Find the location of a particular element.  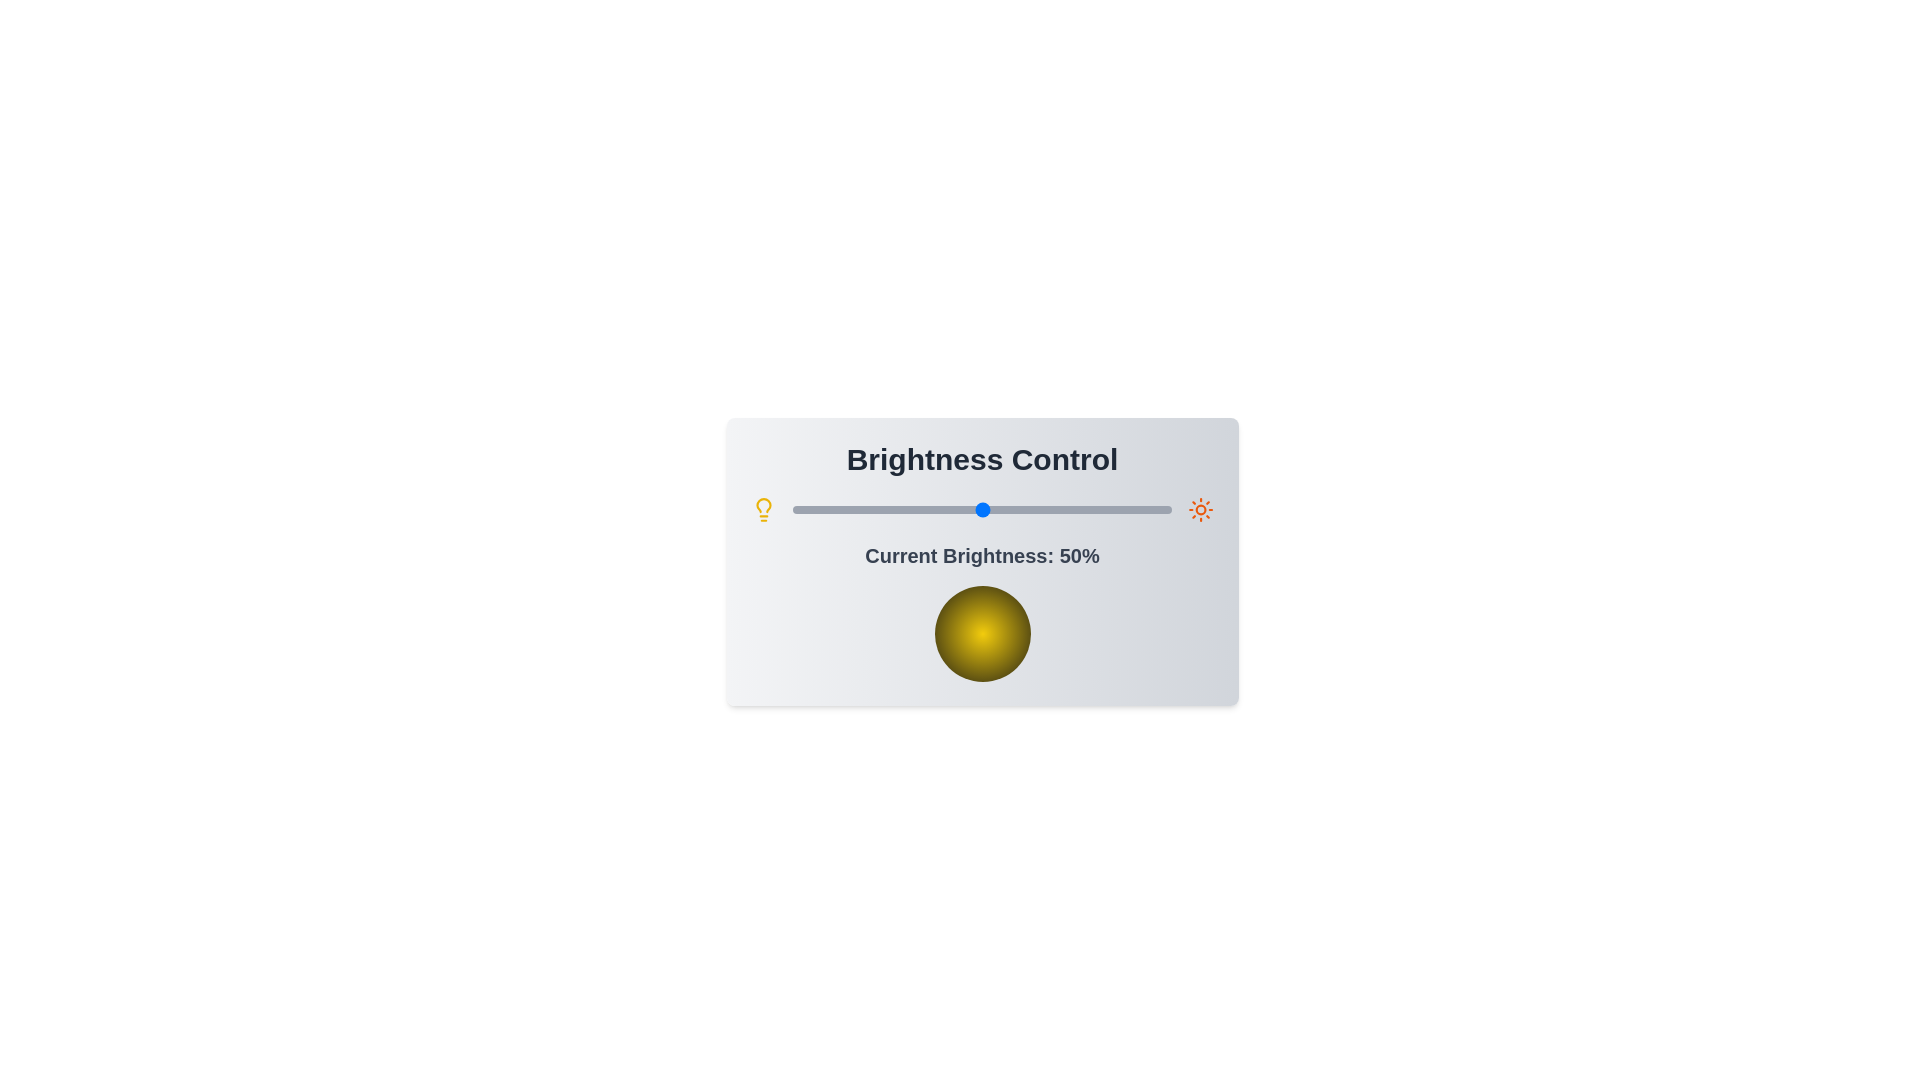

the lightbulb icon is located at coordinates (762, 508).